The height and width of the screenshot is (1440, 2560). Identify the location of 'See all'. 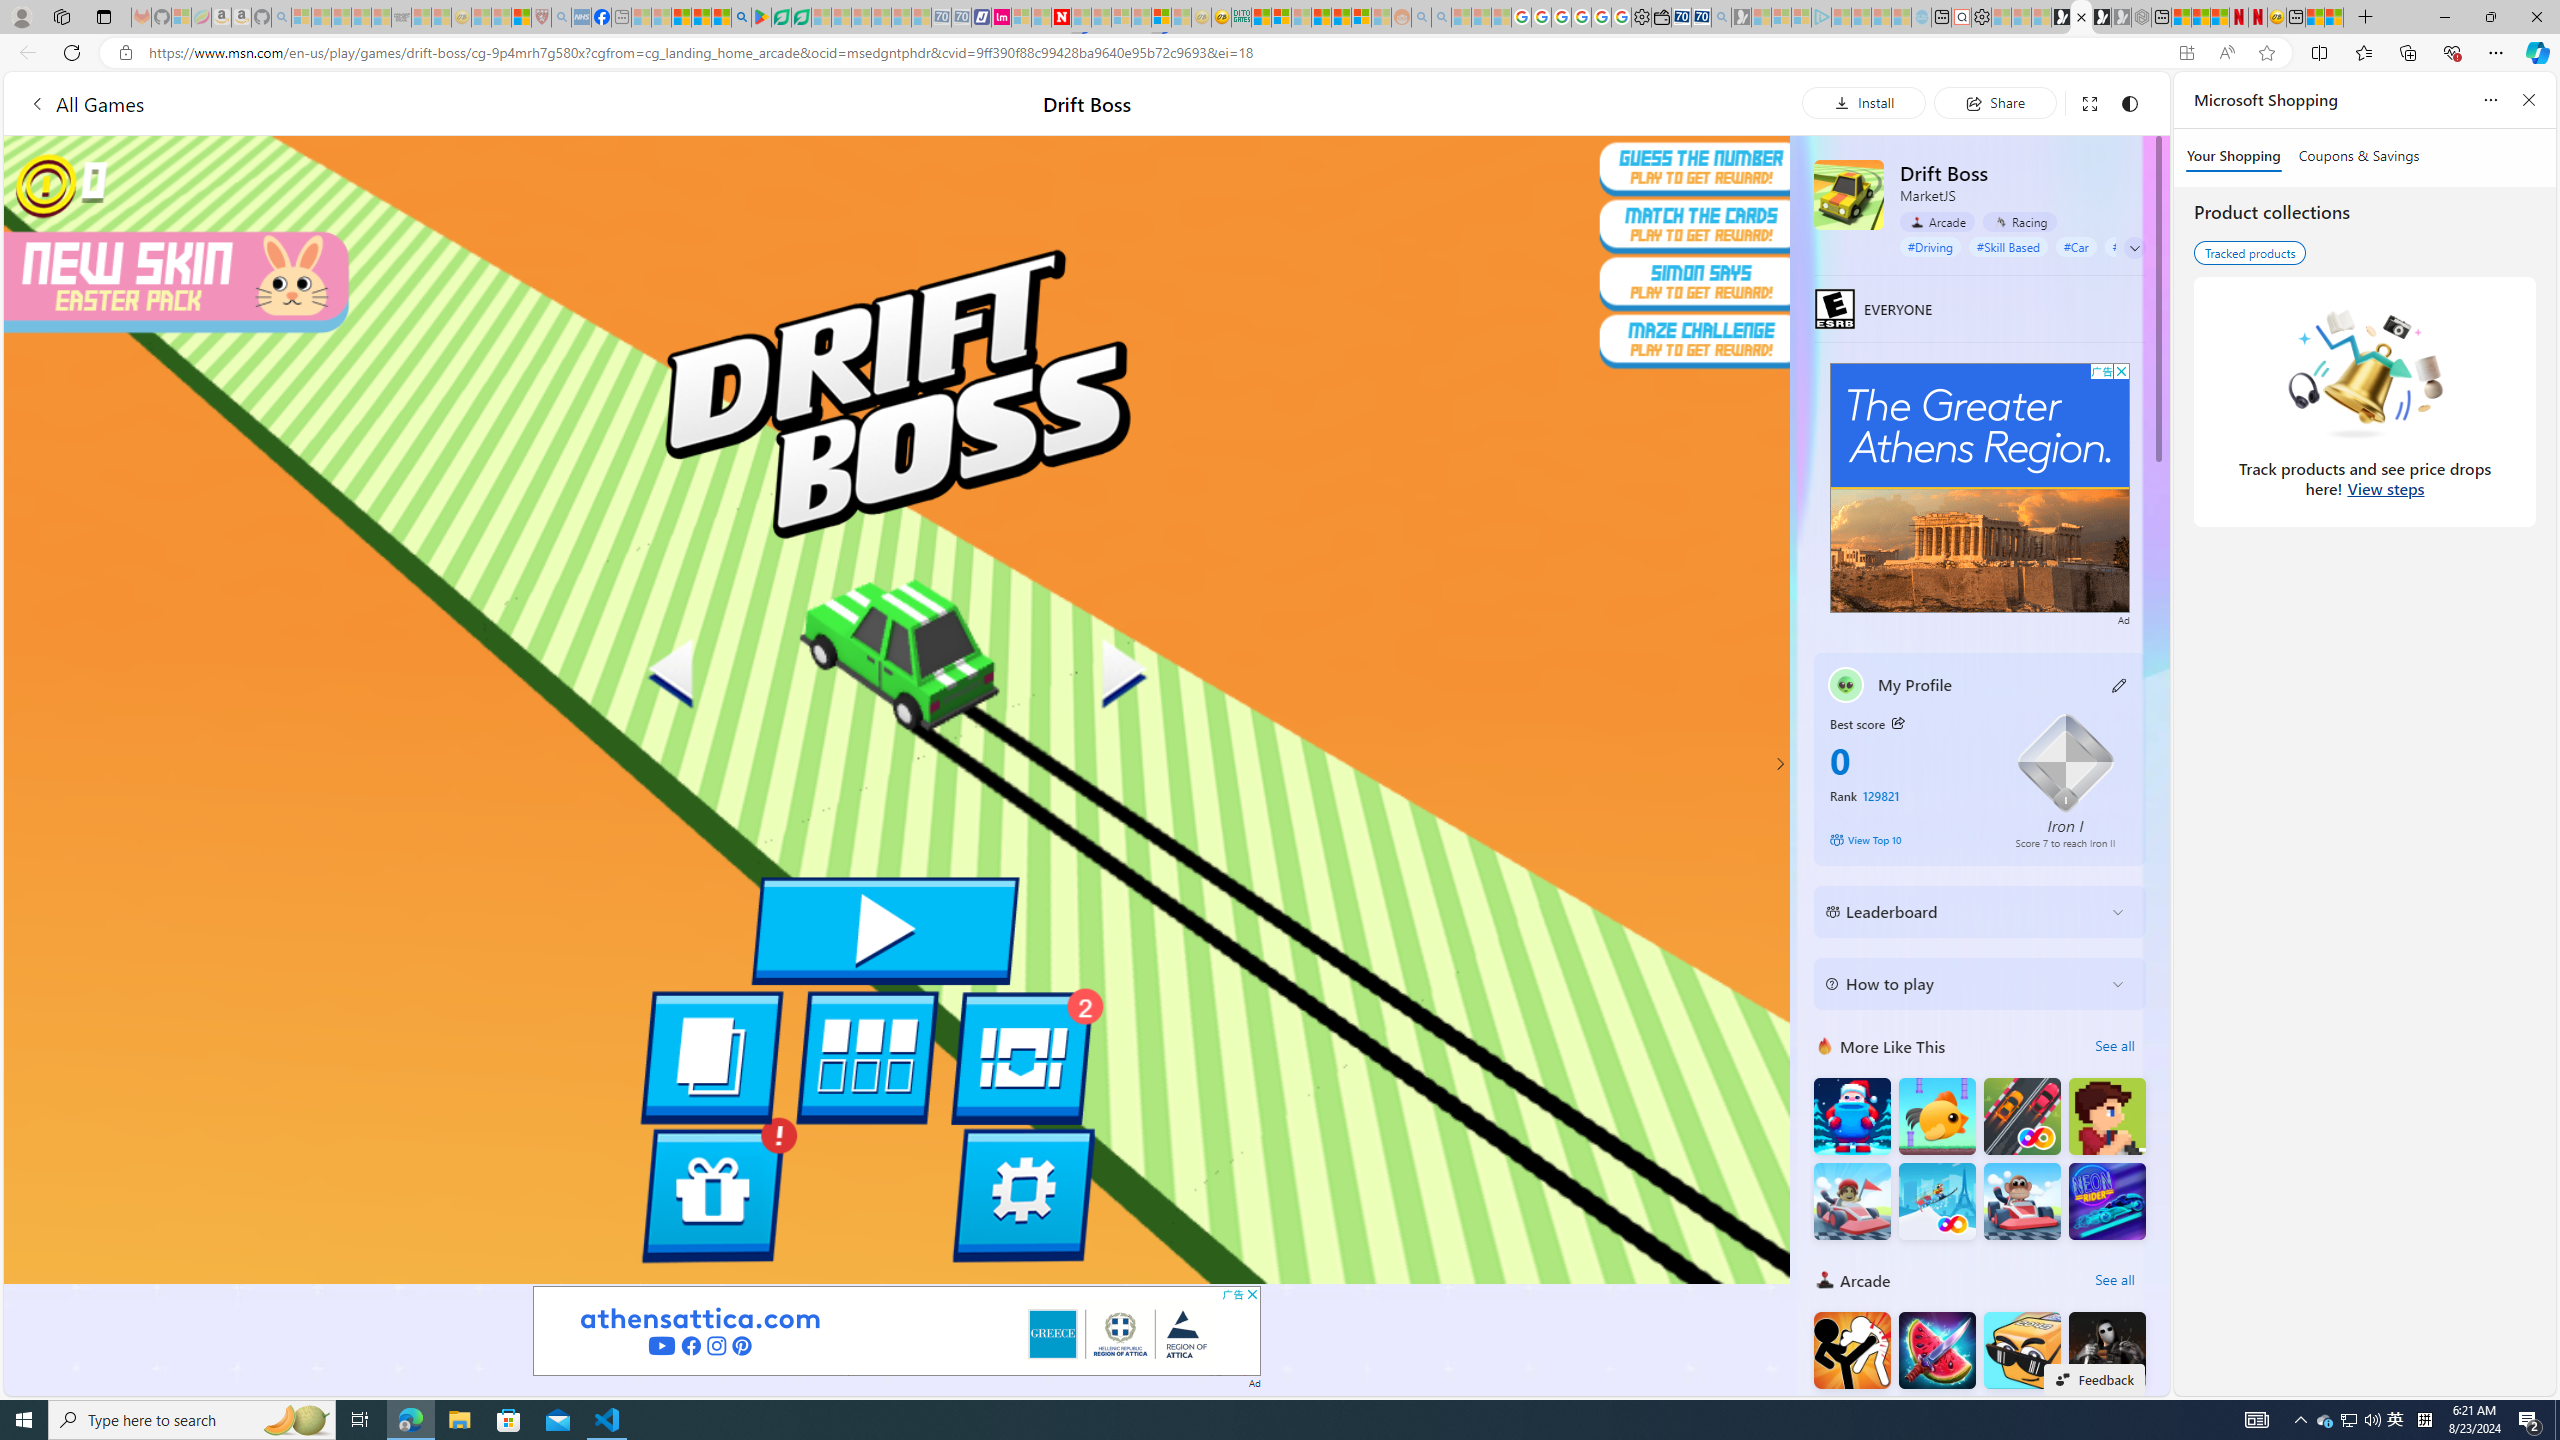
(2113, 1279).